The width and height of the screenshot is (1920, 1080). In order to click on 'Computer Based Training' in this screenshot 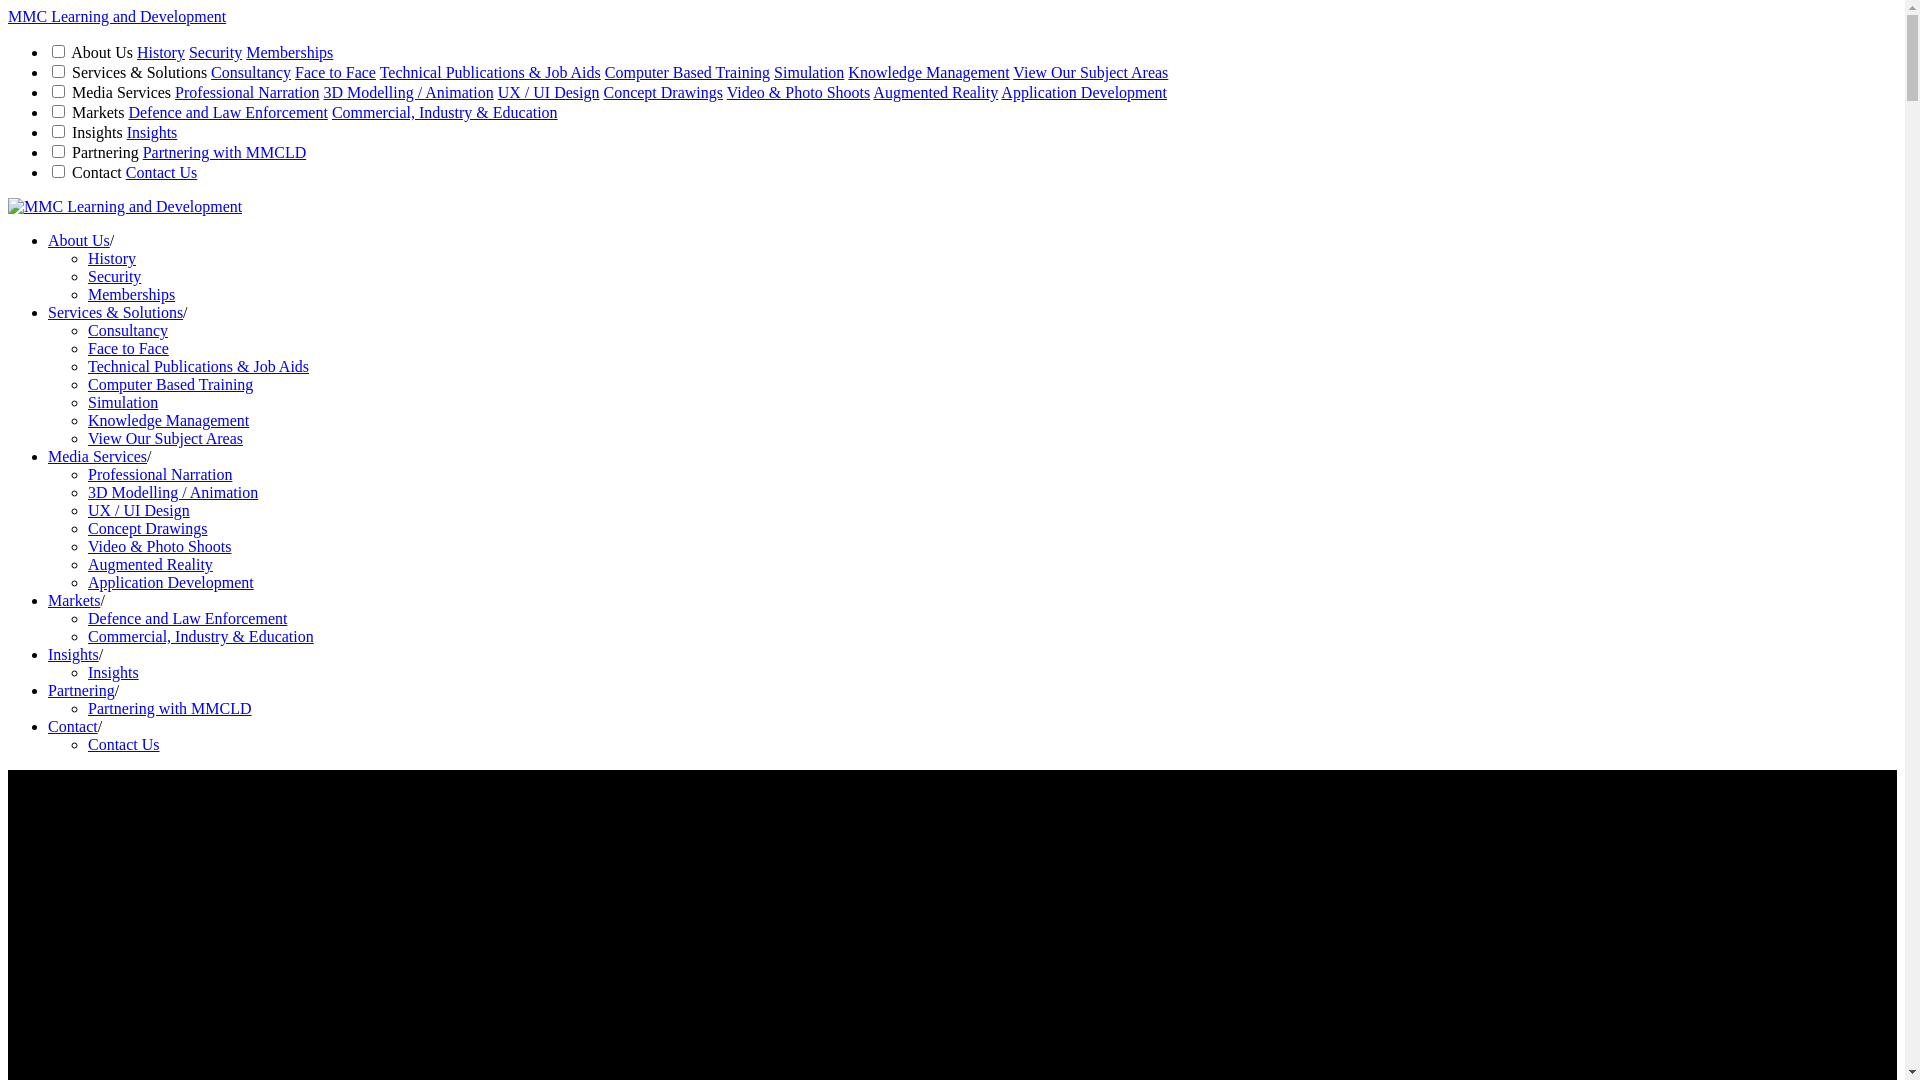, I will do `click(170, 384)`.